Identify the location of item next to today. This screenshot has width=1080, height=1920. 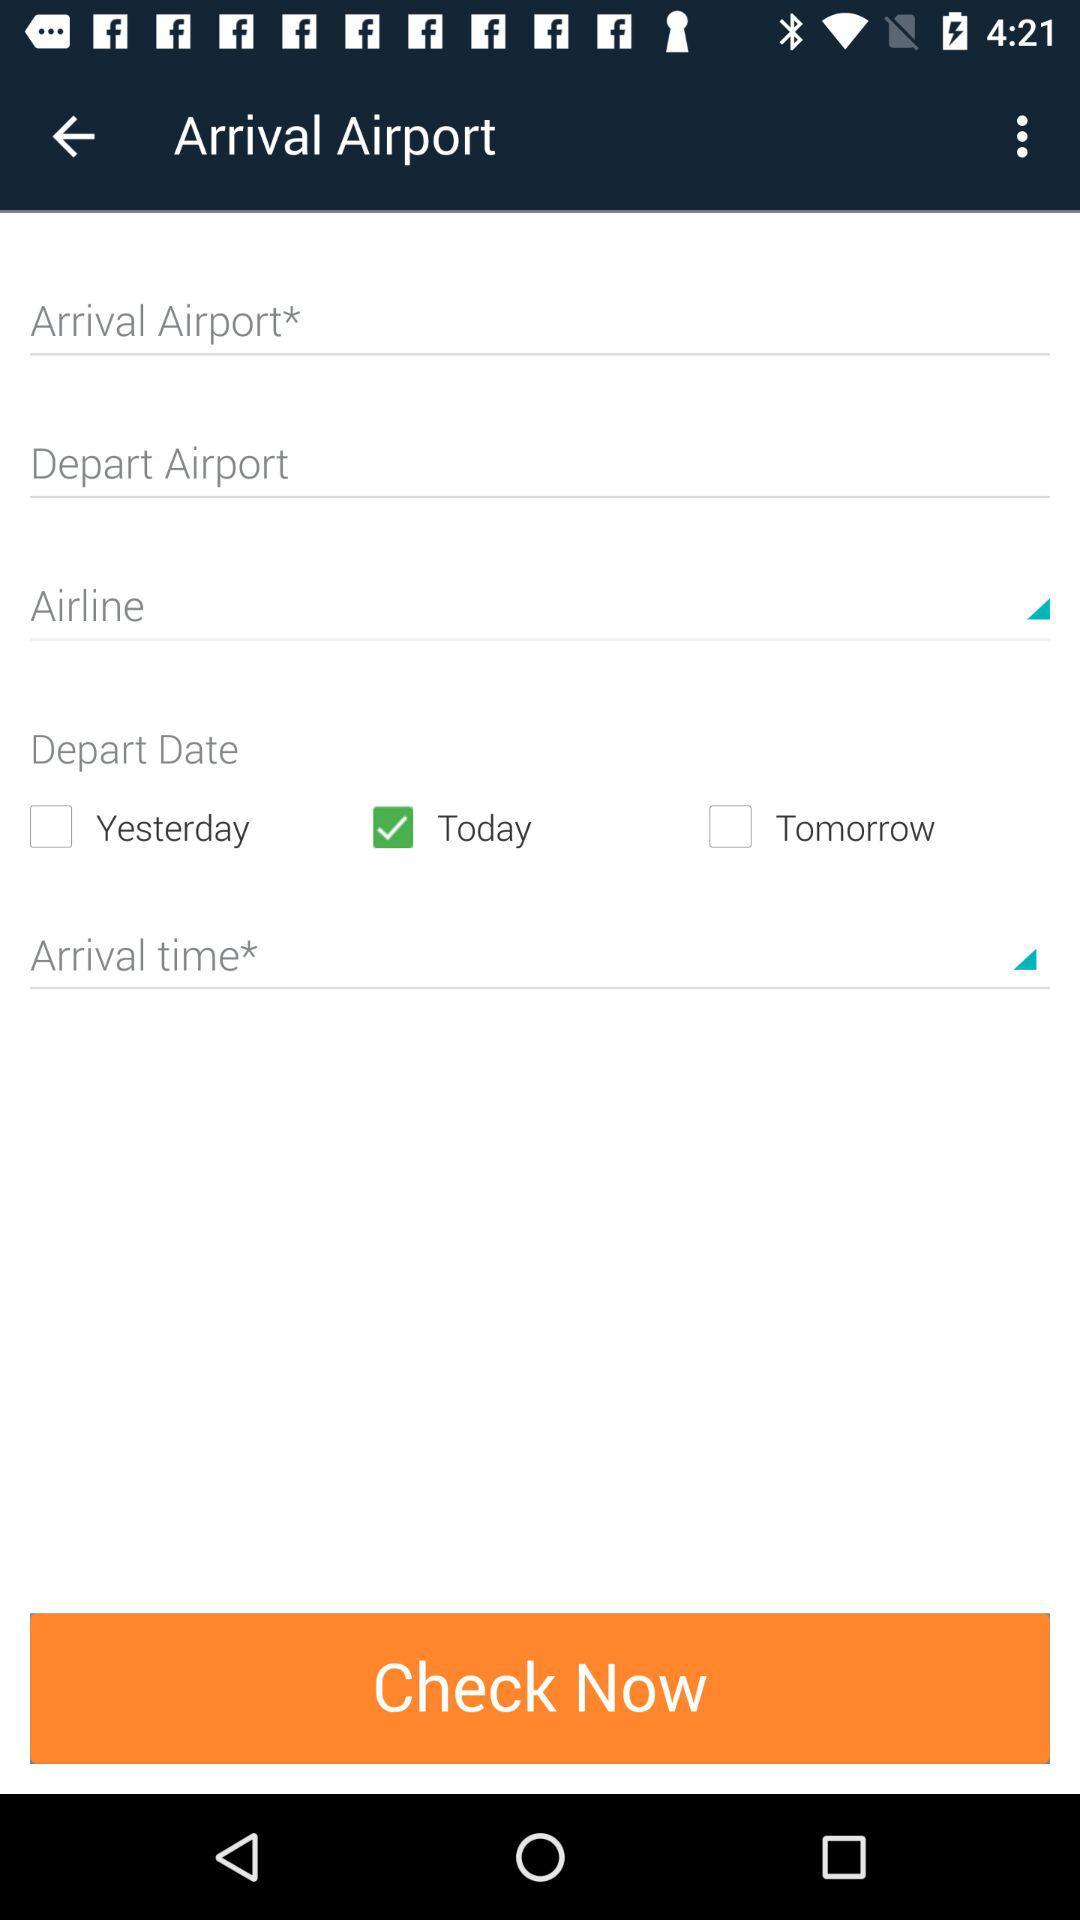
(199, 826).